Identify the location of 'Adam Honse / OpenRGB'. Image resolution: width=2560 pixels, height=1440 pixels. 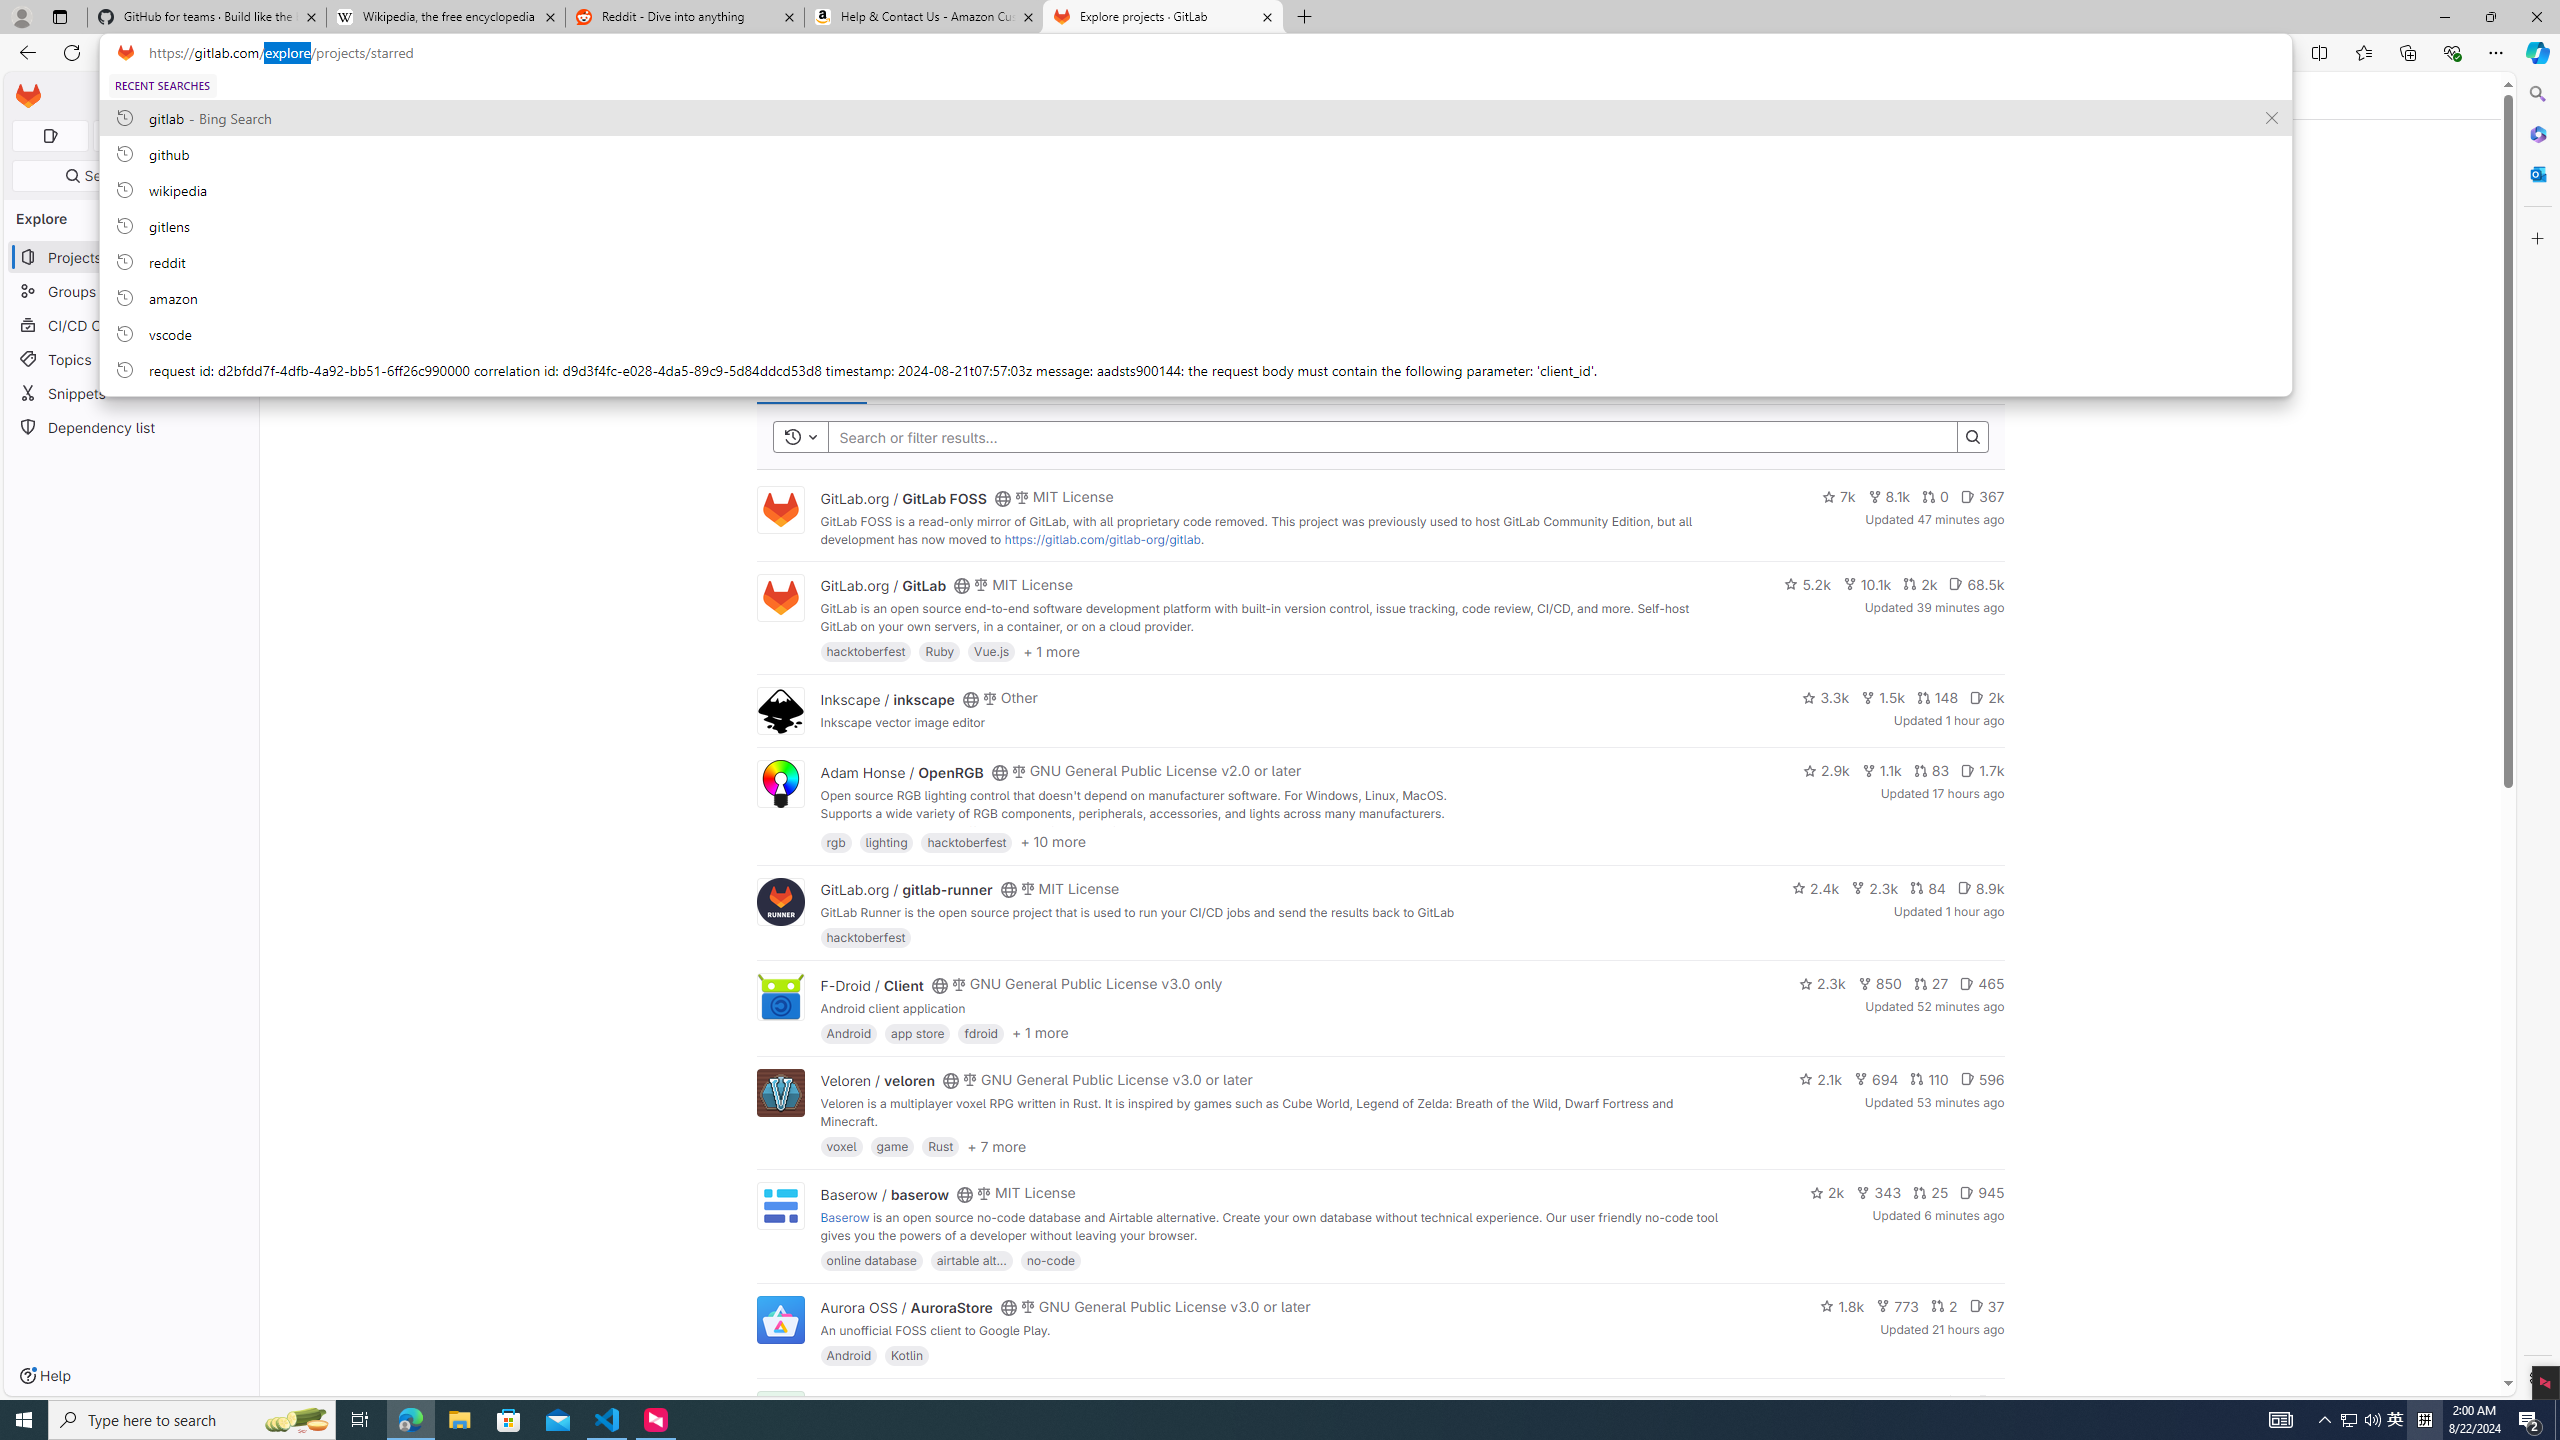
(900, 770).